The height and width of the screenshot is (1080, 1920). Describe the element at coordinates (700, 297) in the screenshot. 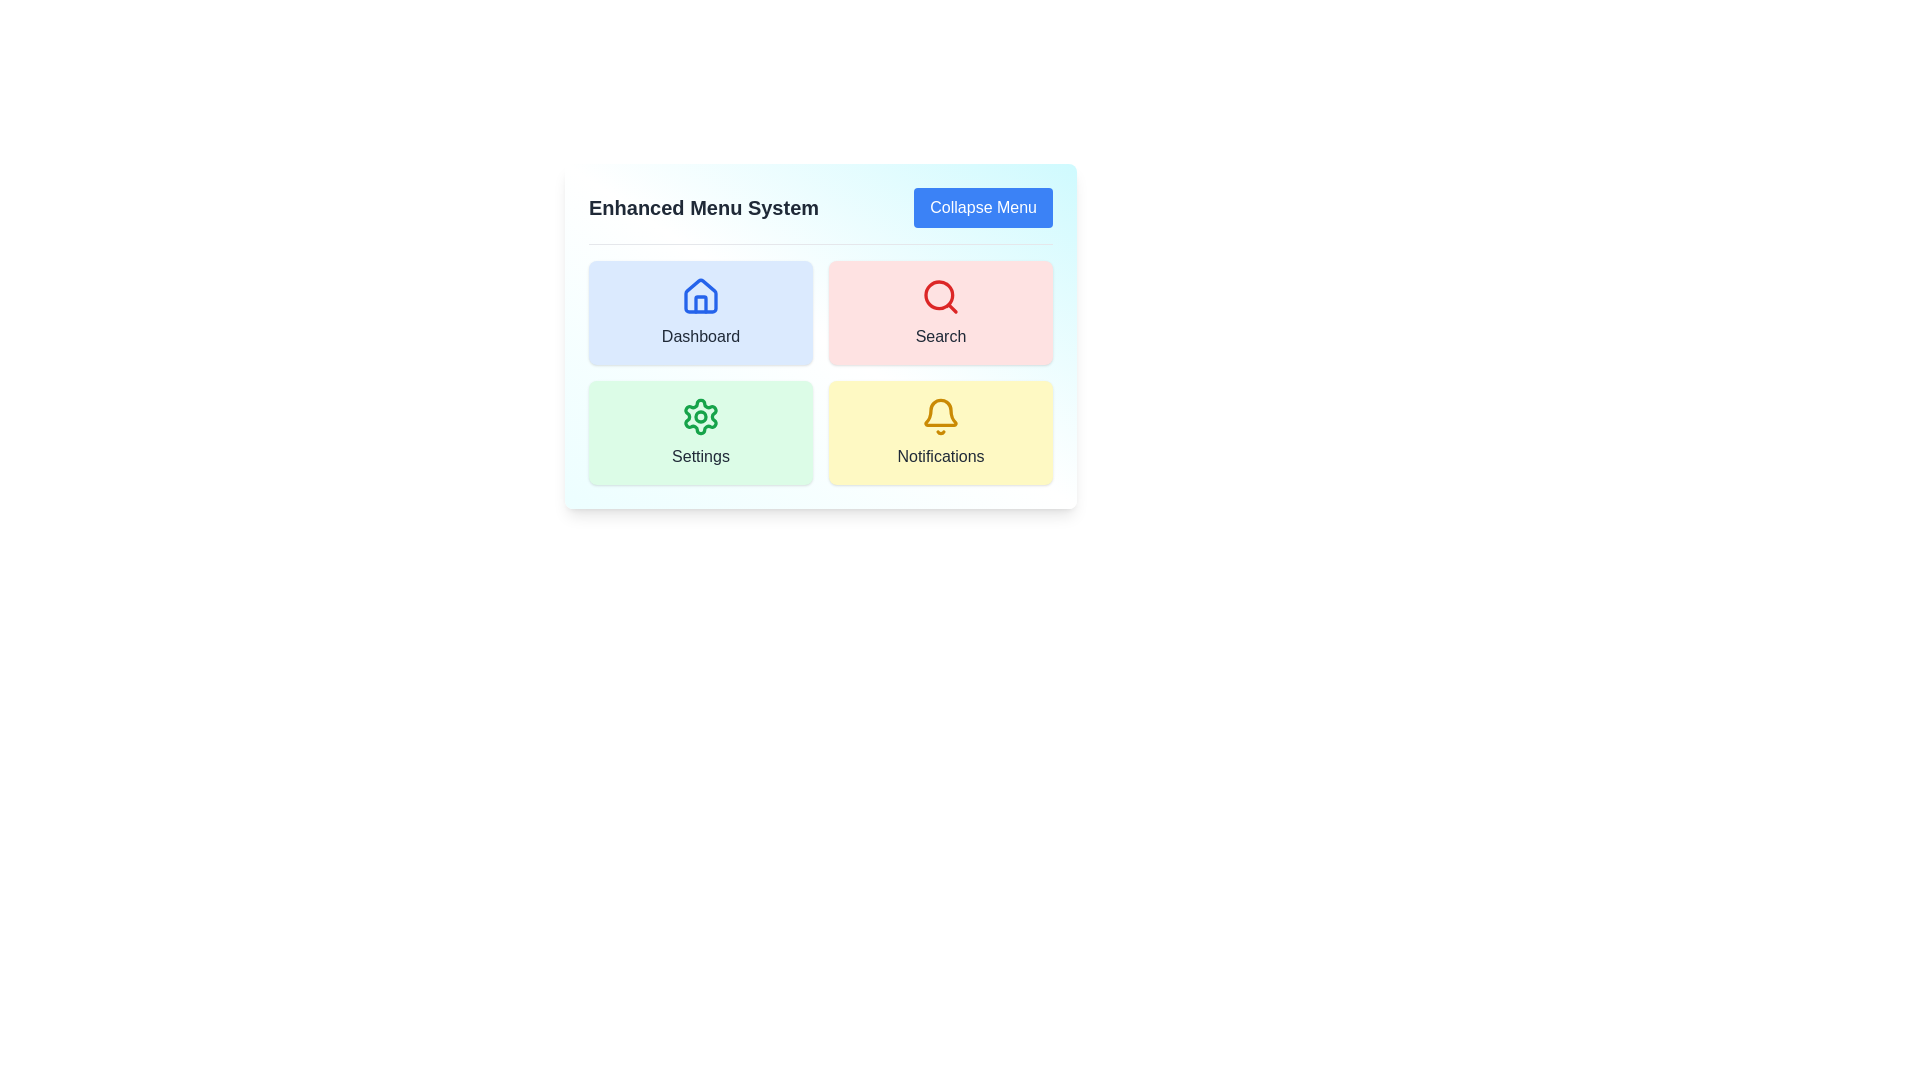

I see `the blue house-shaped icon located above the 'Dashboard' label` at that location.